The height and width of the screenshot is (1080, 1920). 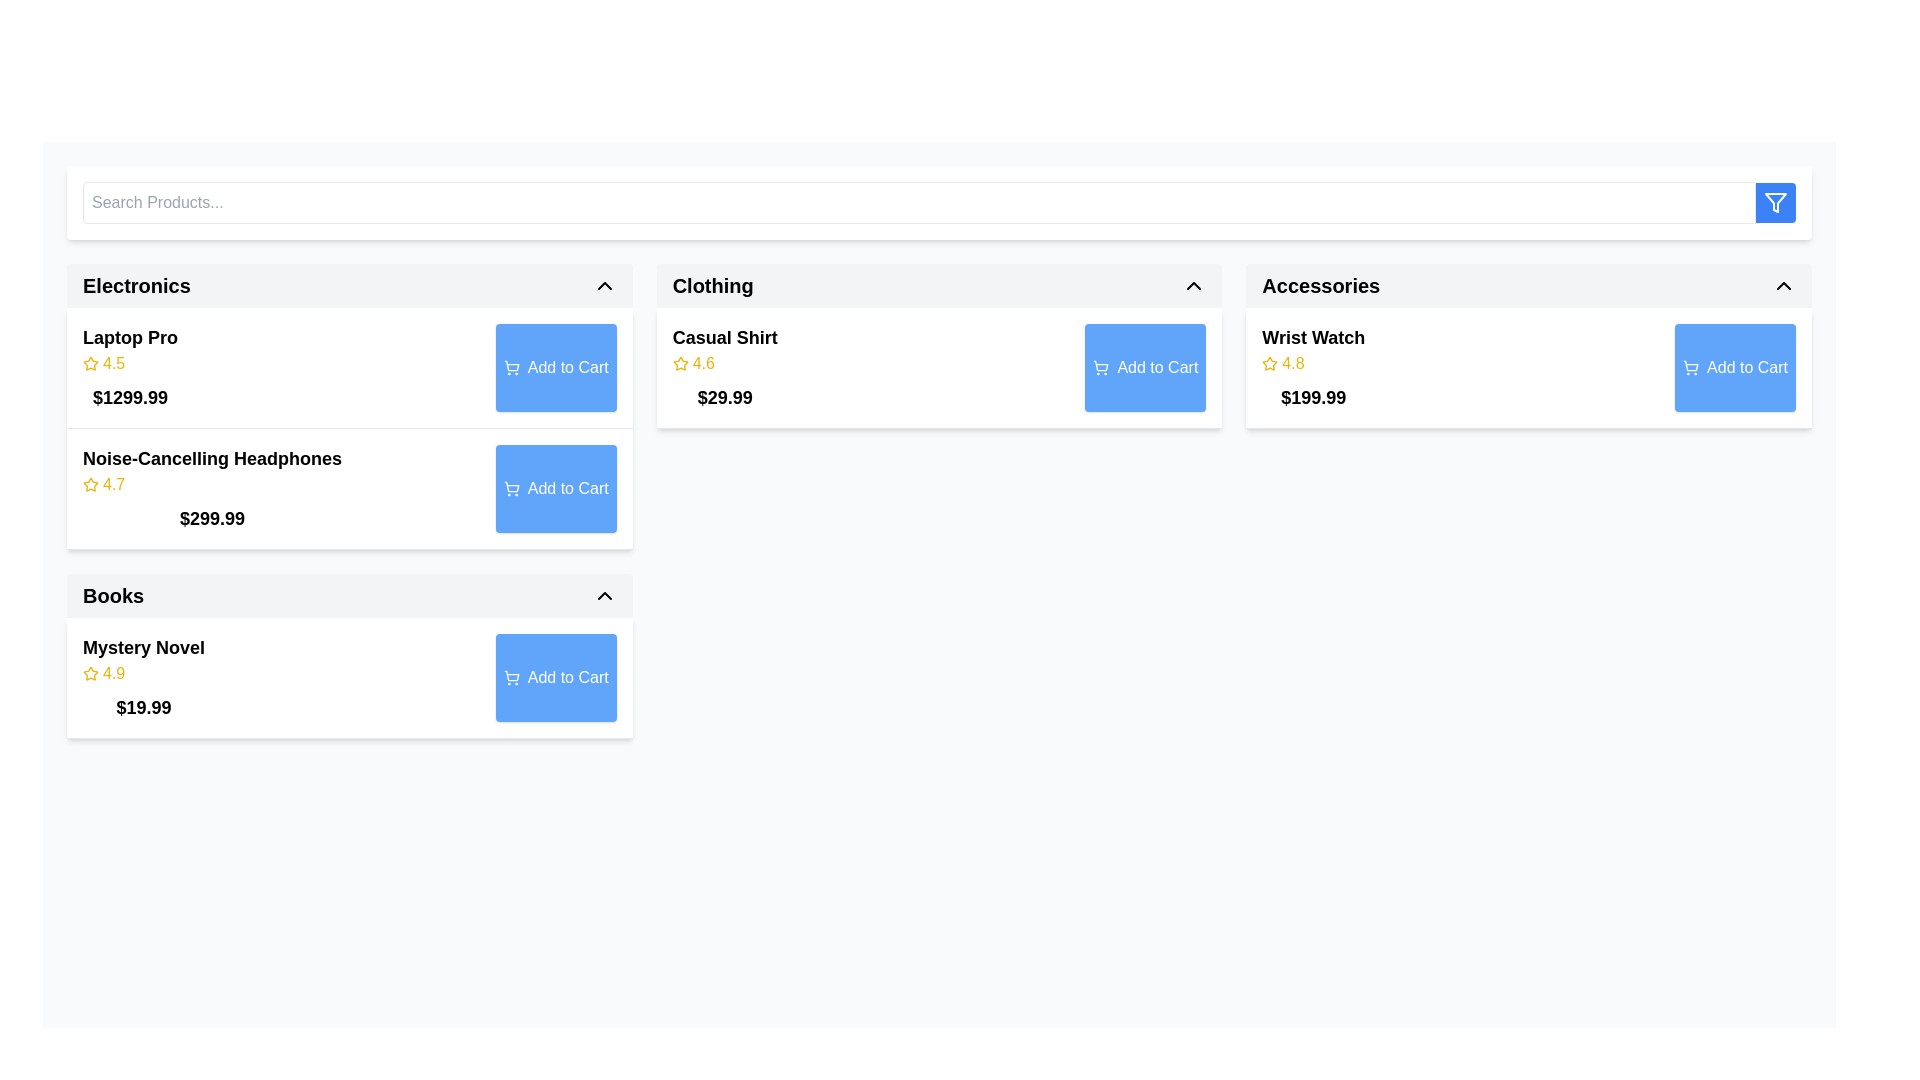 What do you see at coordinates (511, 487) in the screenshot?
I see `the shopping cart icon within the 'Add to Cart' button located on the right side of the product card for 'Noise-Cancelling Headphones'` at bounding box center [511, 487].